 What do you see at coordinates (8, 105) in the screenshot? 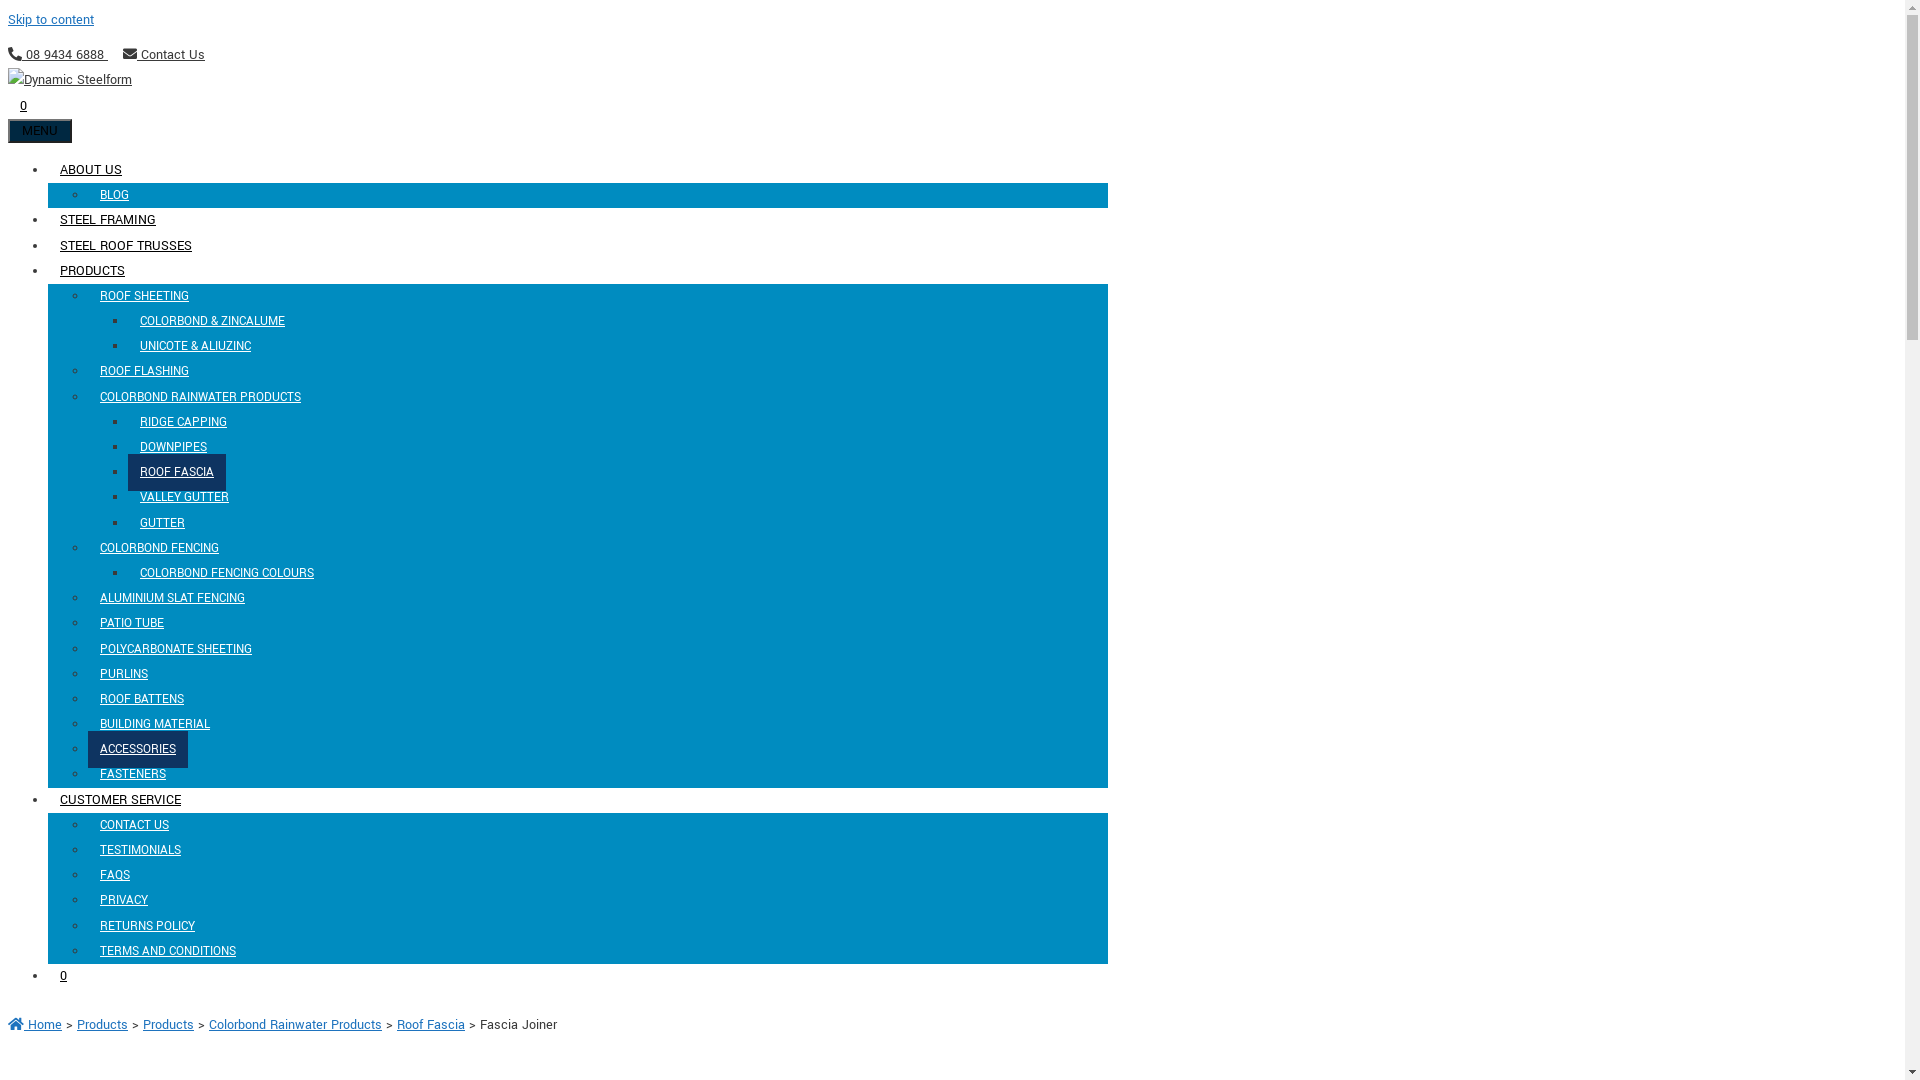
I see `'0'` at bounding box center [8, 105].